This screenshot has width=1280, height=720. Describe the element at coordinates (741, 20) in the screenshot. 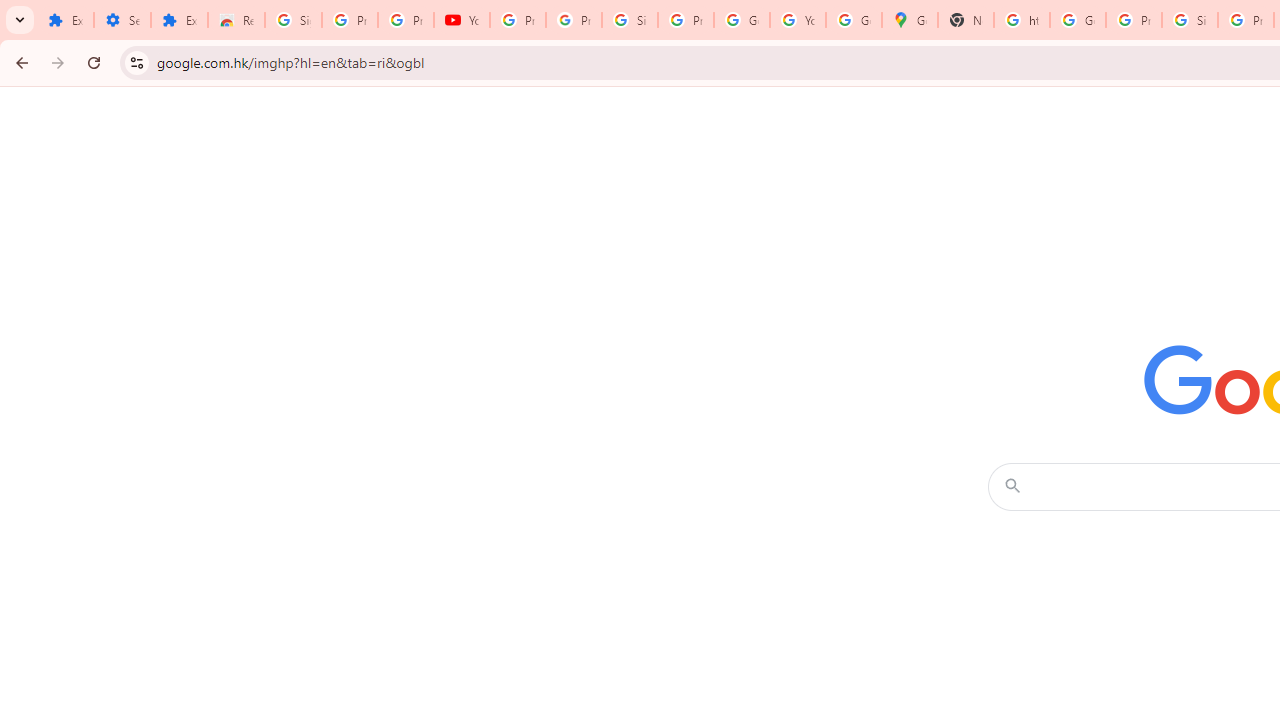

I see `'Google Account'` at that location.